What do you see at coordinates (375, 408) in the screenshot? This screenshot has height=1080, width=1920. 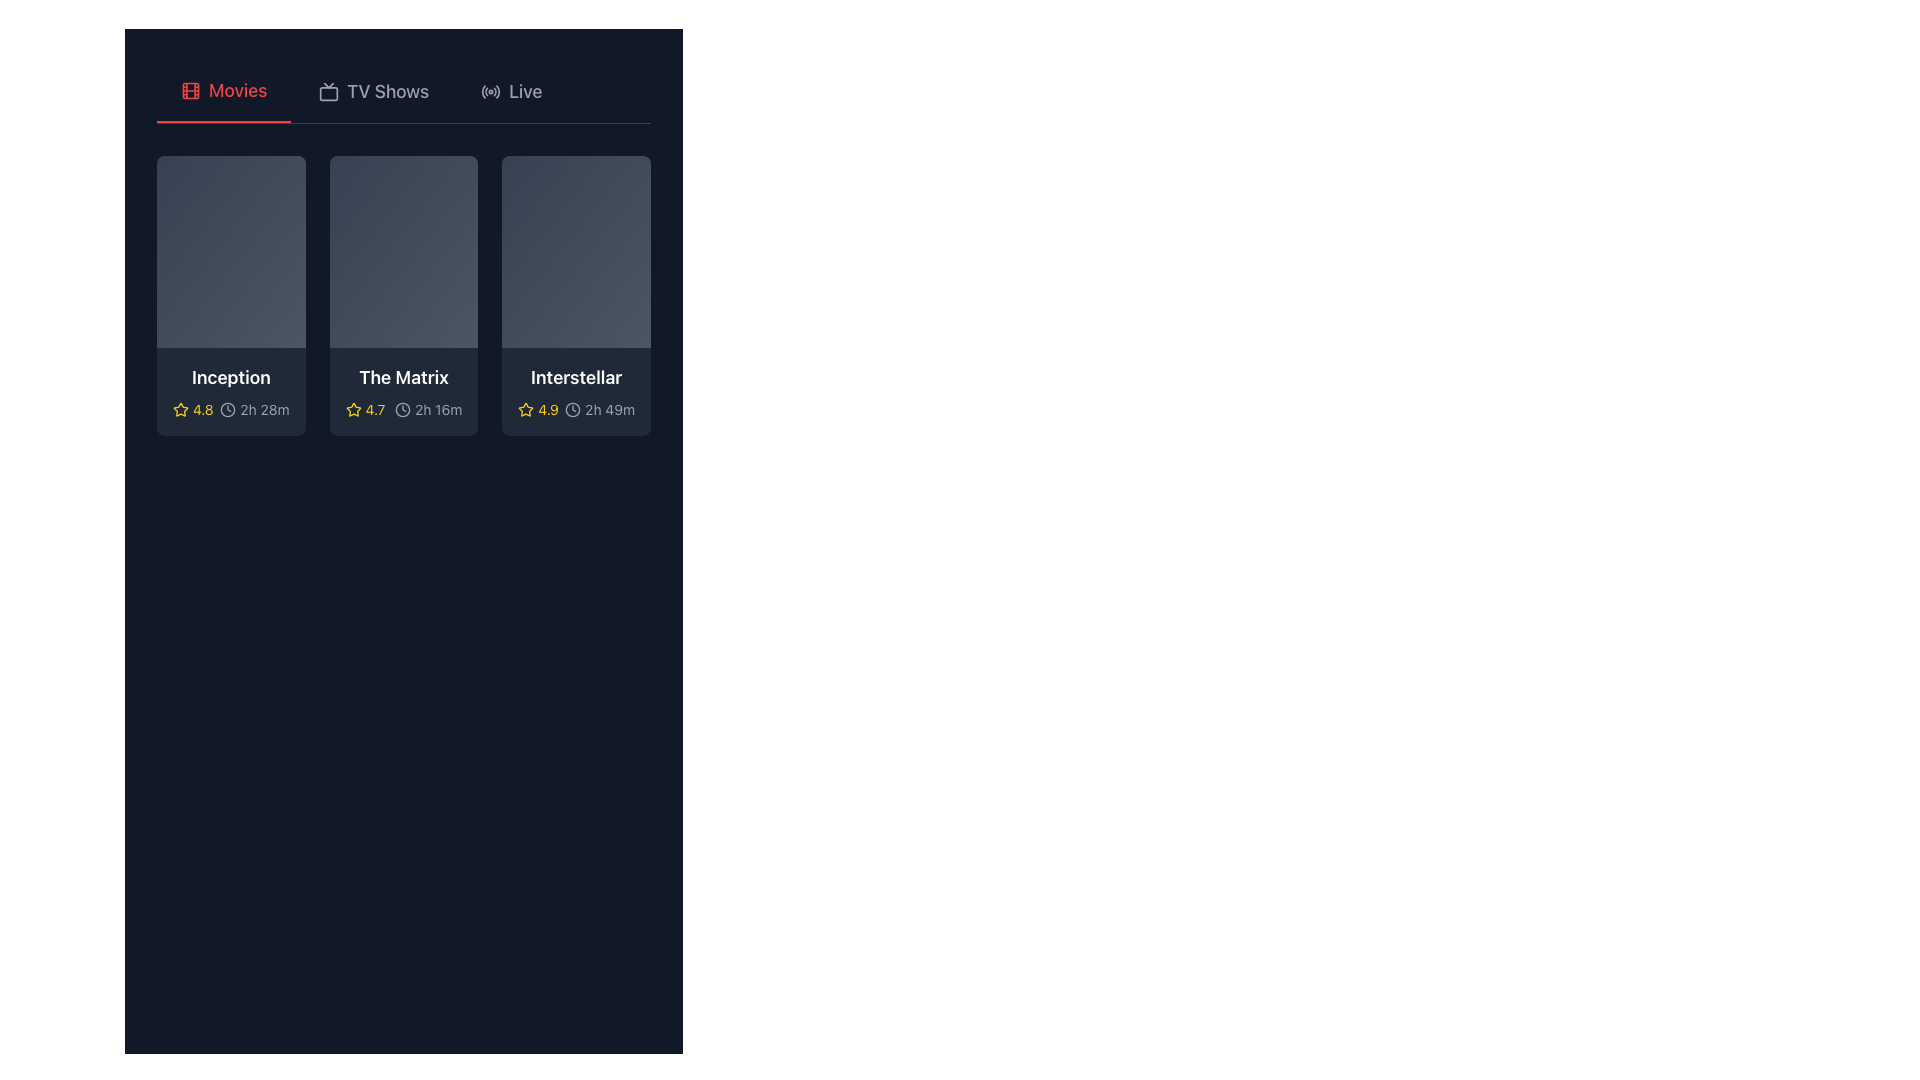 I see `the numerical rating displayed in the text label located` at bounding box center [375, 408].